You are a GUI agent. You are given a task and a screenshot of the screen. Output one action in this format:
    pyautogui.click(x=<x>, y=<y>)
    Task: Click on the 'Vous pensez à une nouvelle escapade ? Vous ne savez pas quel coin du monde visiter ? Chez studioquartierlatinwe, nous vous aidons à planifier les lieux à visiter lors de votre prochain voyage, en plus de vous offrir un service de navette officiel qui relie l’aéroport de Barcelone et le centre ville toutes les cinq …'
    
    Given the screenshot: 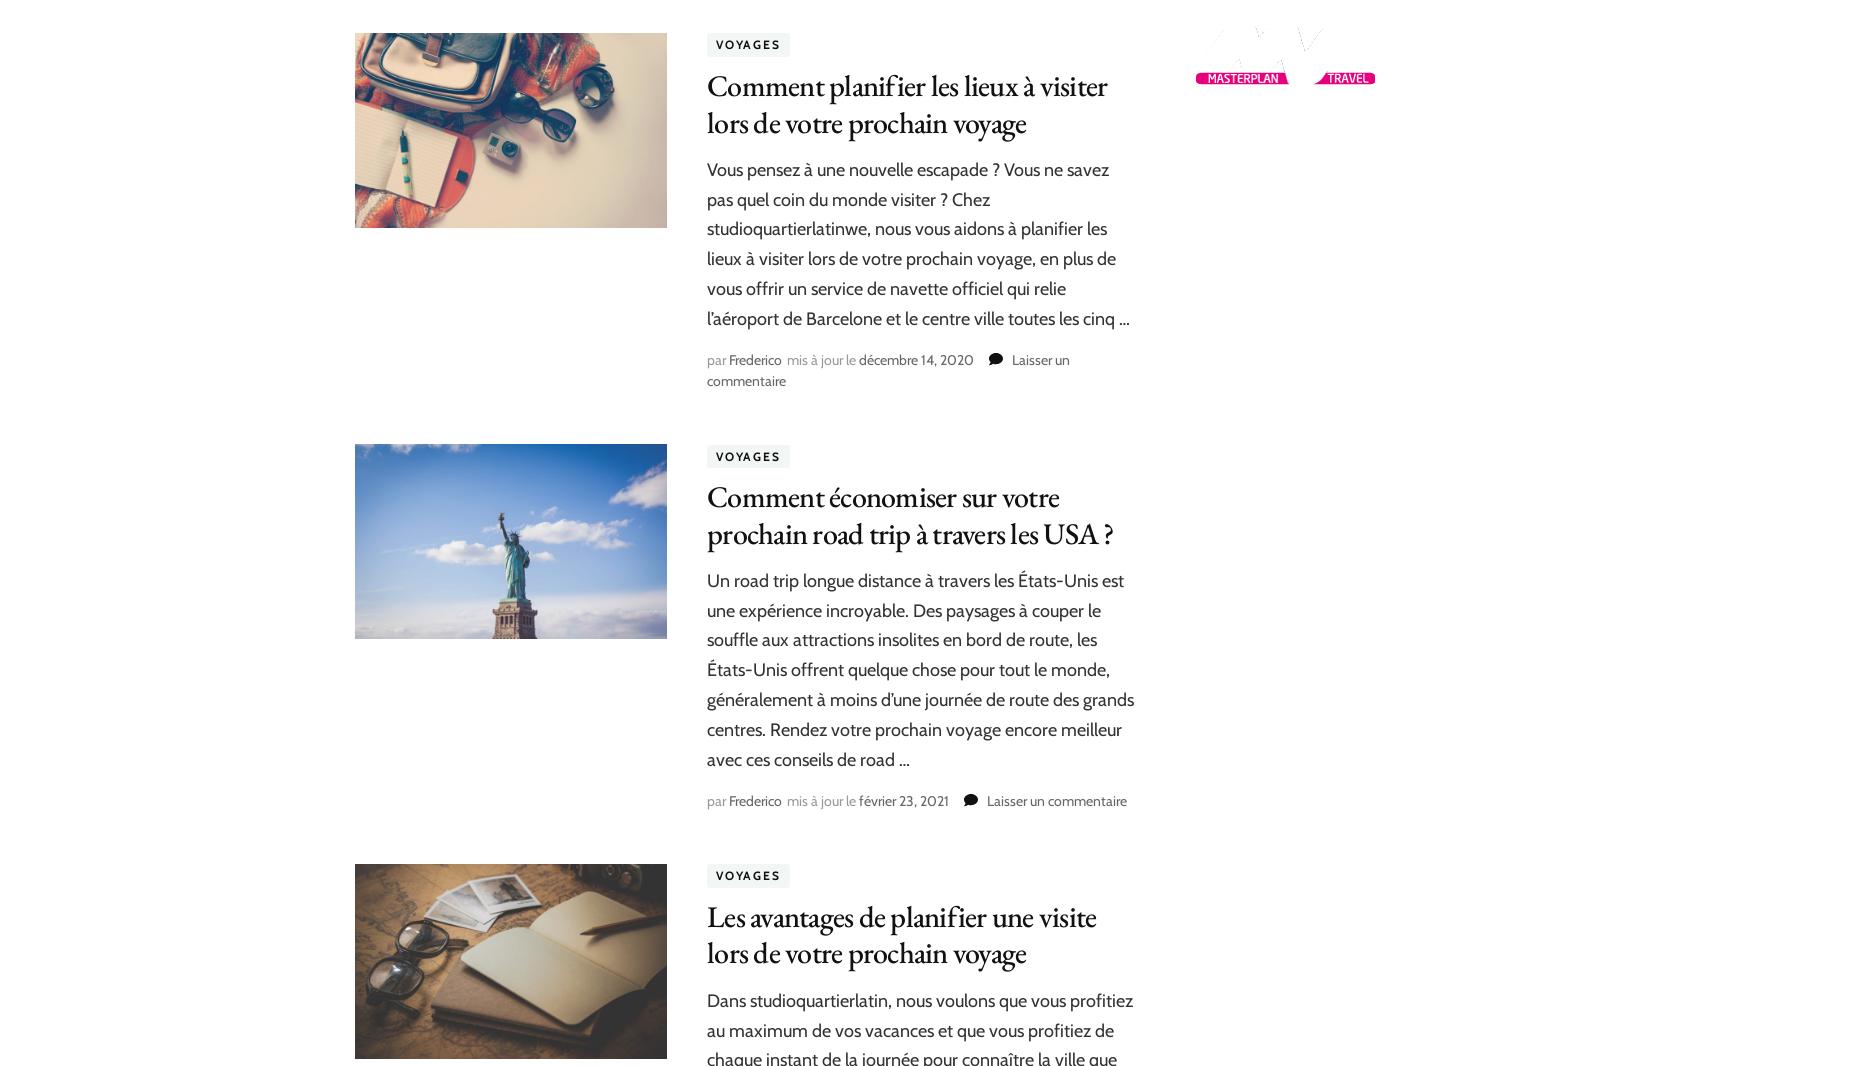 What is the action you would take?
    pyautogui.click(x=918, y=242)
    